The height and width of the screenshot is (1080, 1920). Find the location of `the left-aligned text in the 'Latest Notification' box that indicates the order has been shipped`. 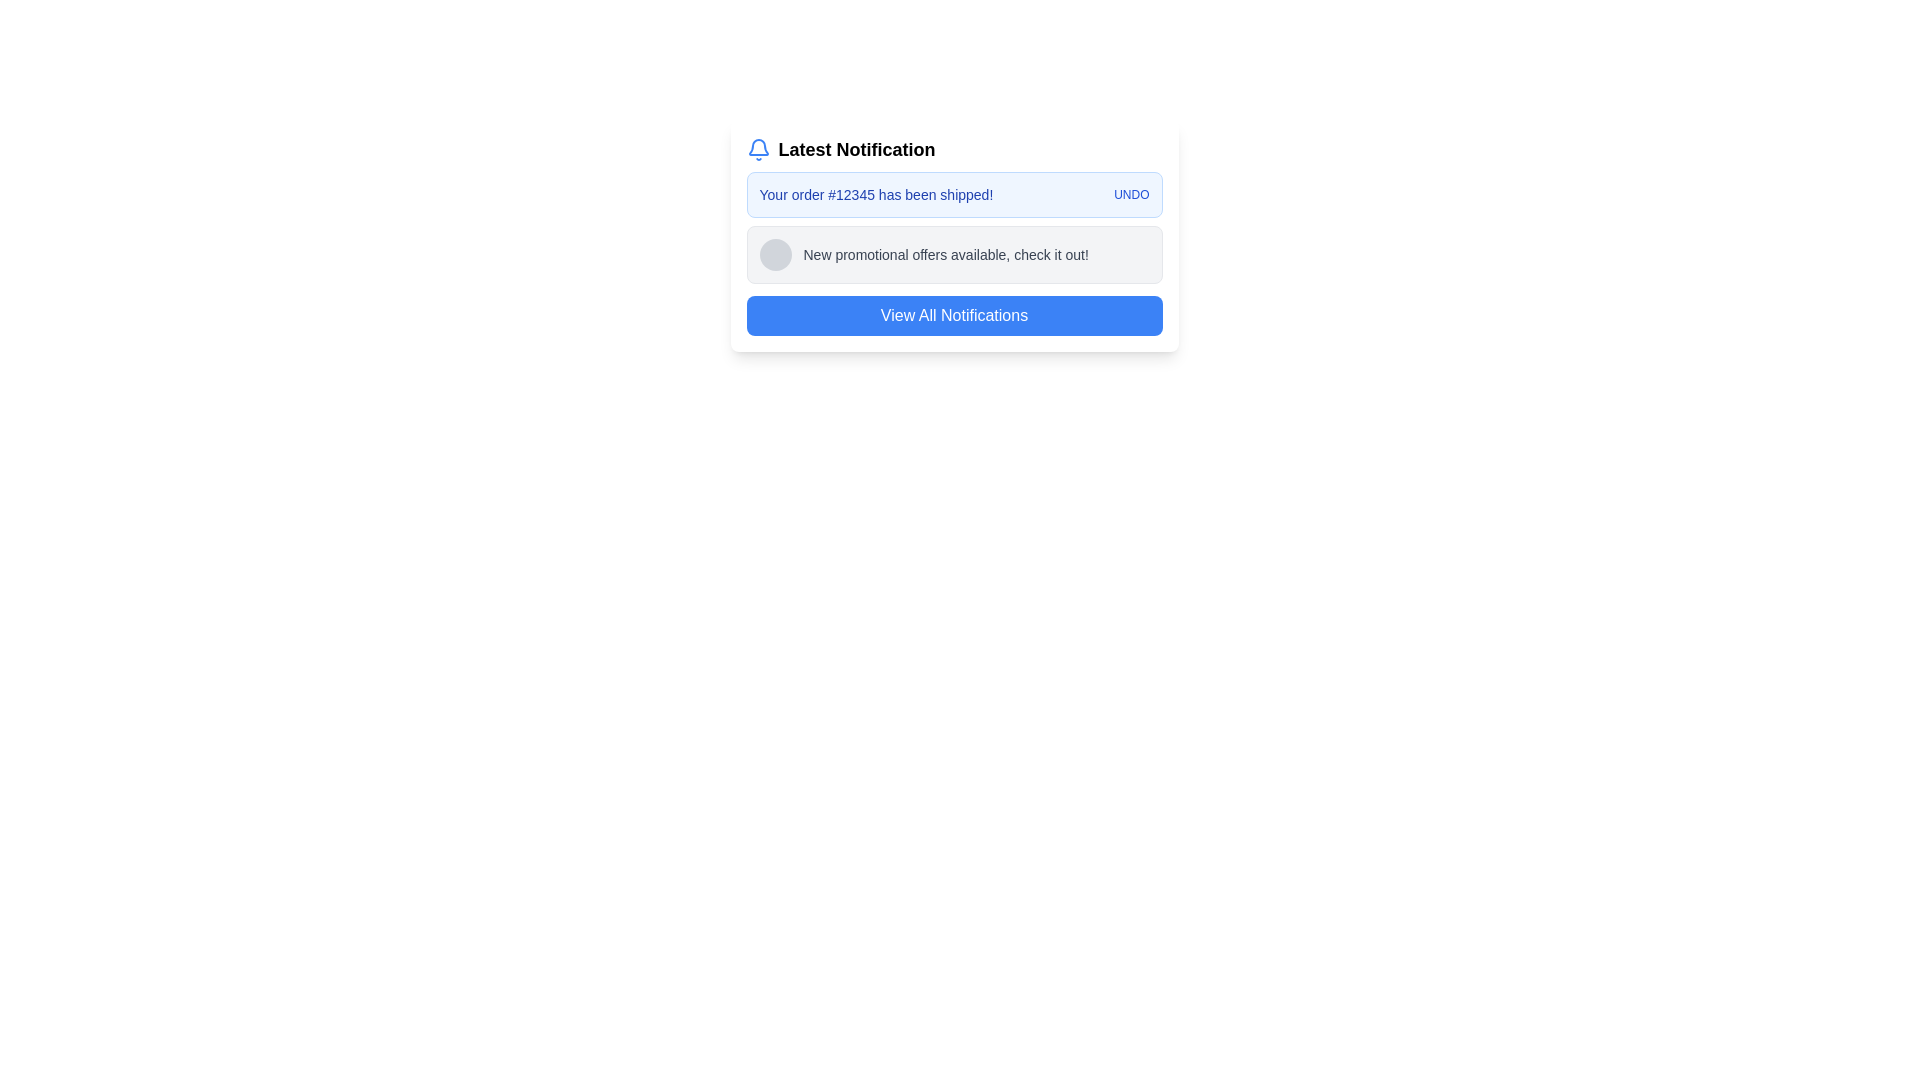

the left-aligned text in the 'Latest Notification' box that indicates the order has been shipped is located at coordinates (876, 195).